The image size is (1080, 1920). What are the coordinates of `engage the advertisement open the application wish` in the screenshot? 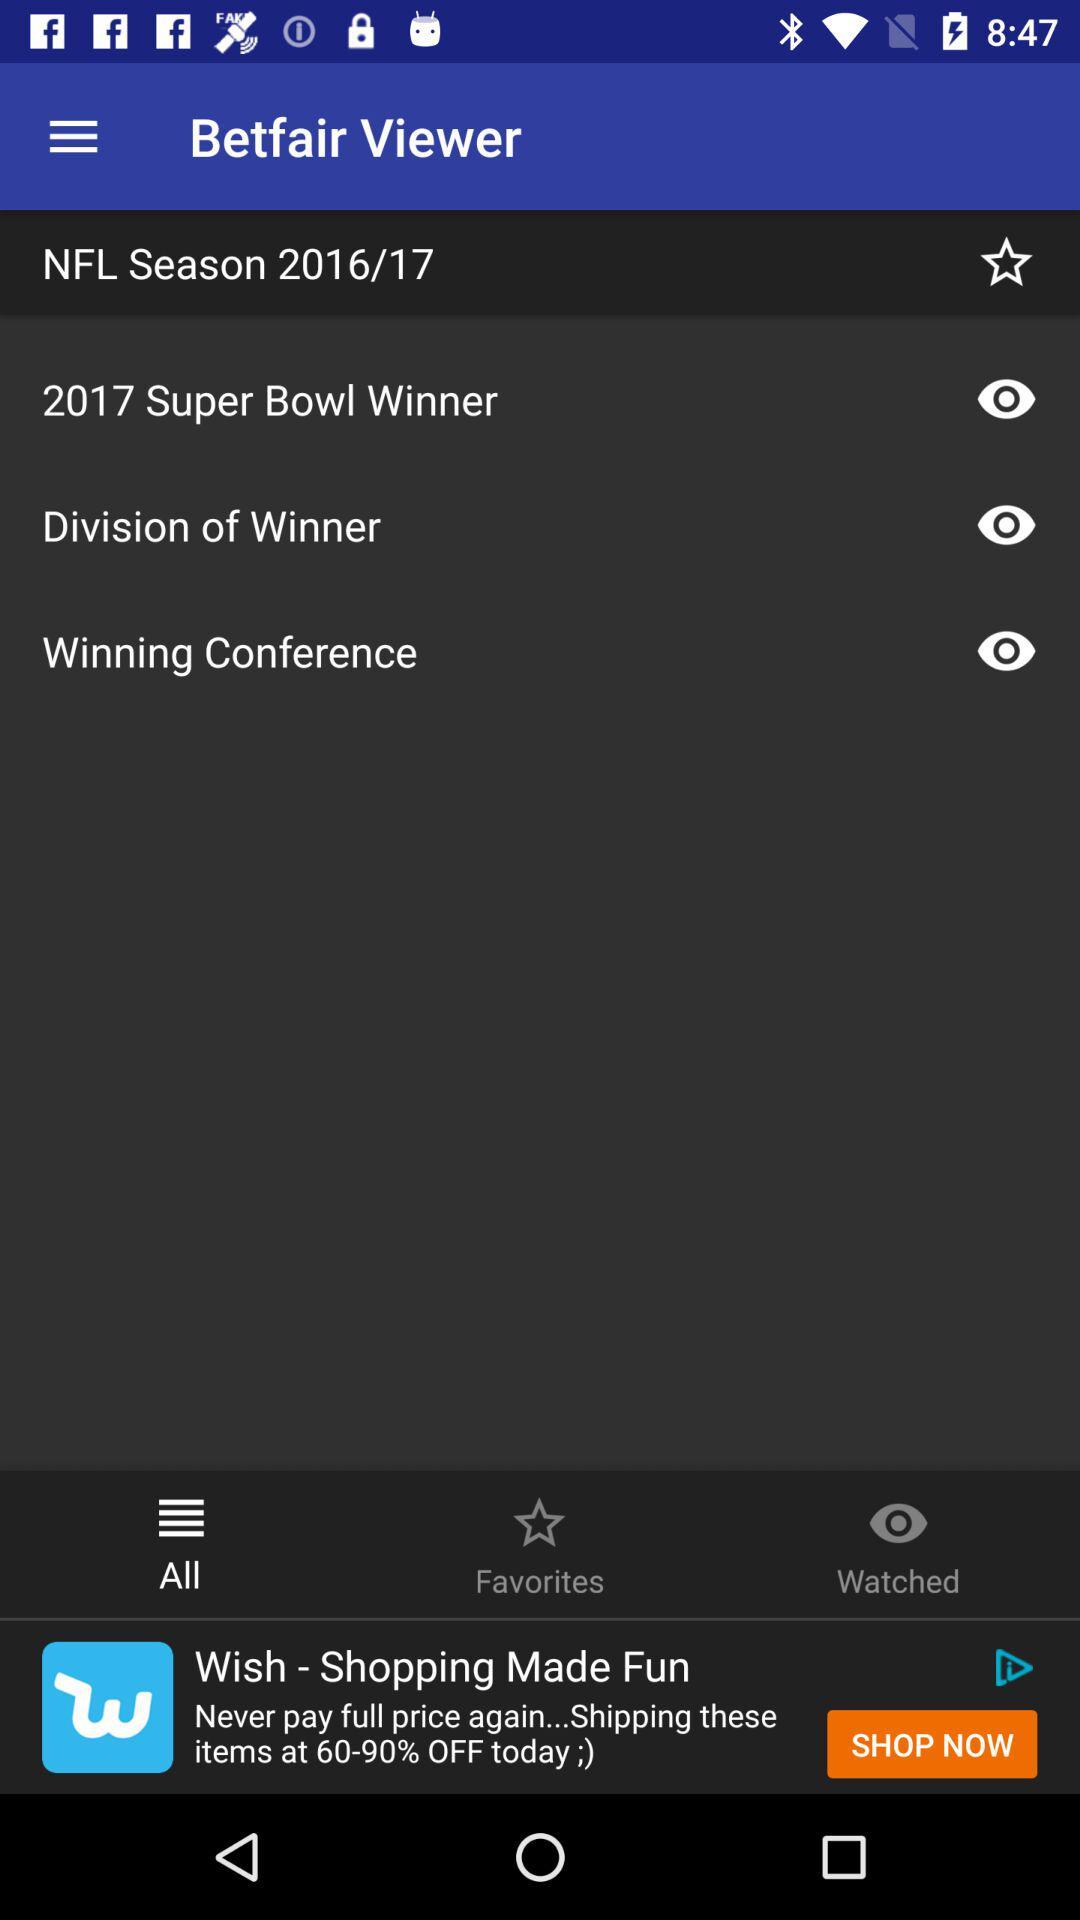 It's located at (107, 1706).